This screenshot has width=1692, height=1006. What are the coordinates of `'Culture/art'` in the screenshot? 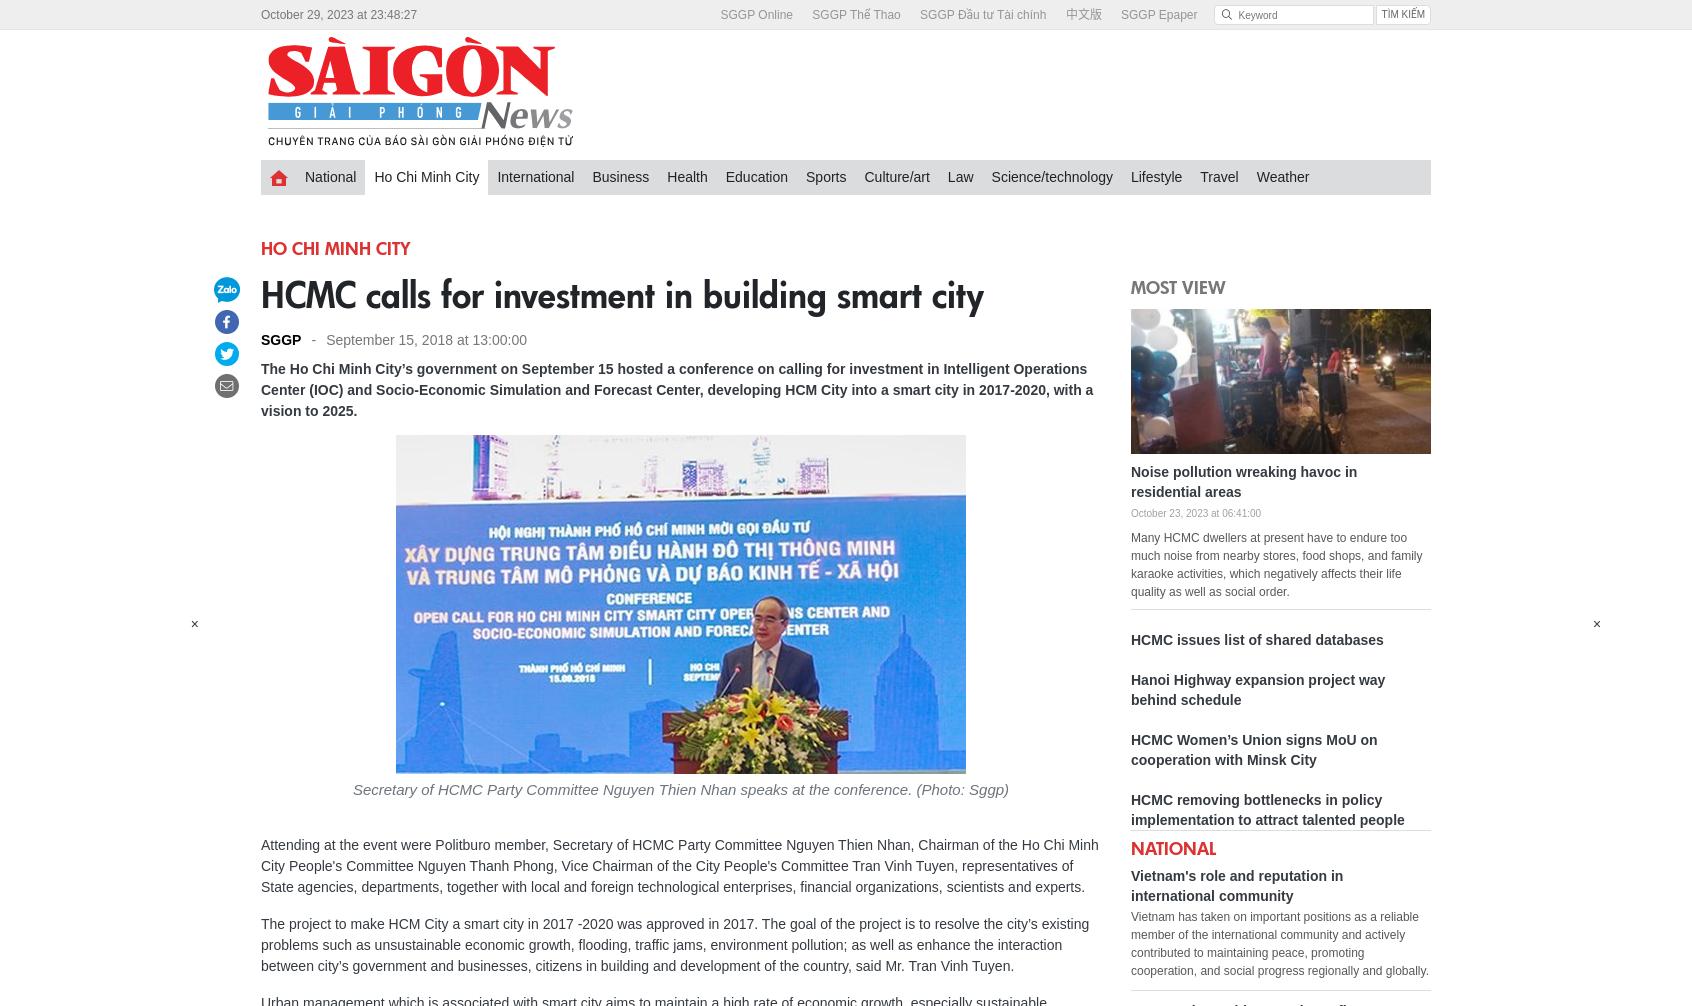 It's located at (895, 176).